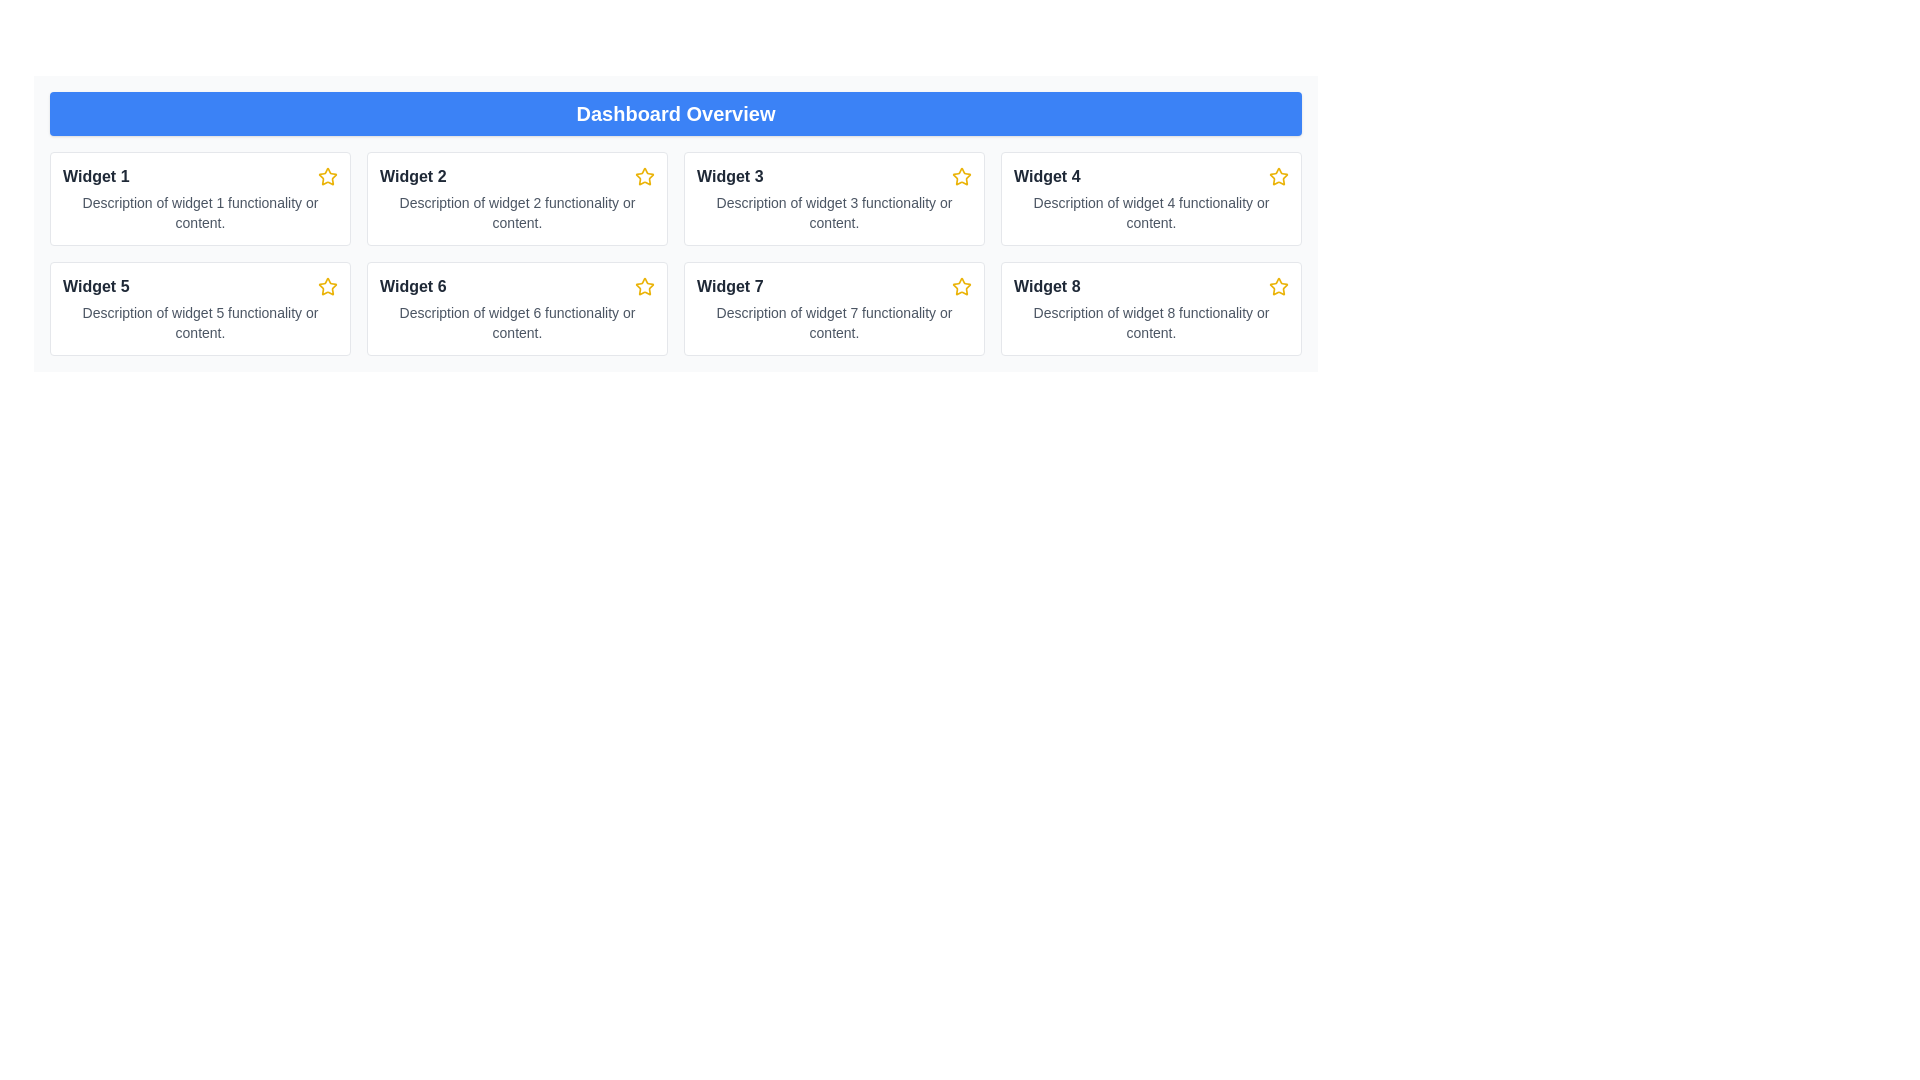 This screenshot has width=1920, height=1080. Describe the element at coordinates (644, 175) in the screenshot. I see `the star-shaped graphic icon with a yellow border located next to the 'Widget 2' label` at that location.